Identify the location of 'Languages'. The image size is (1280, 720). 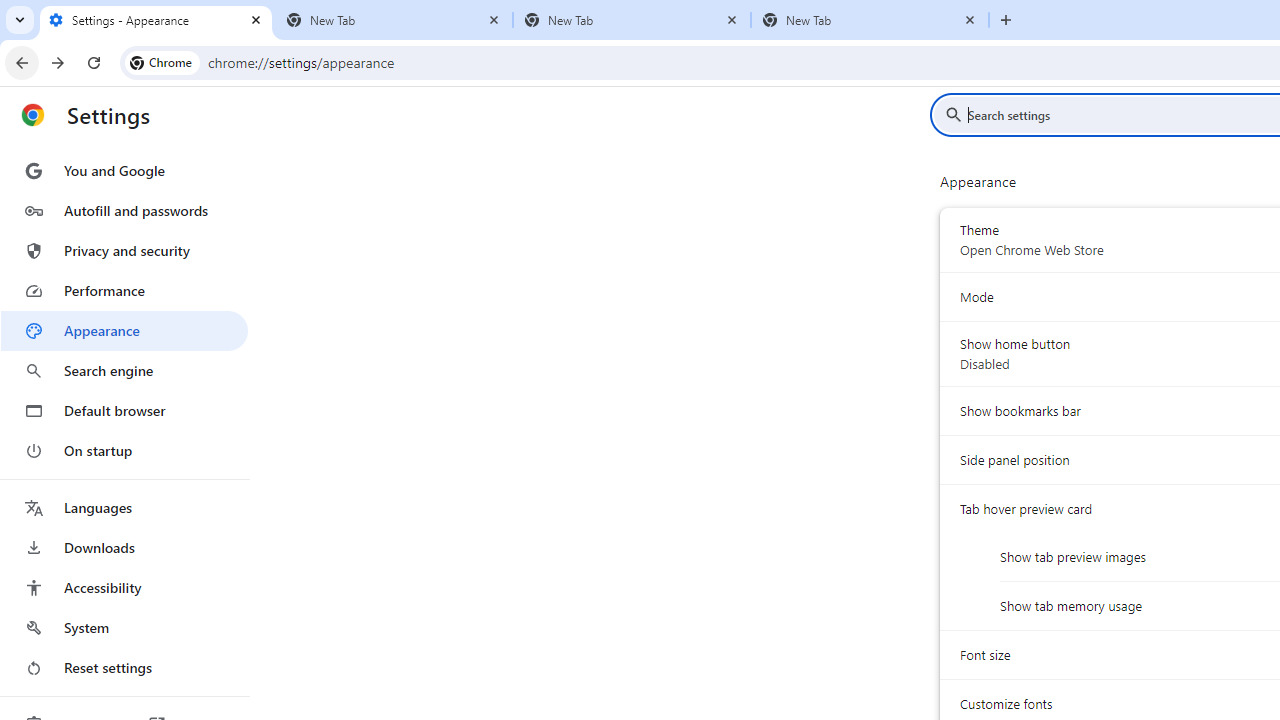
(123, 506).